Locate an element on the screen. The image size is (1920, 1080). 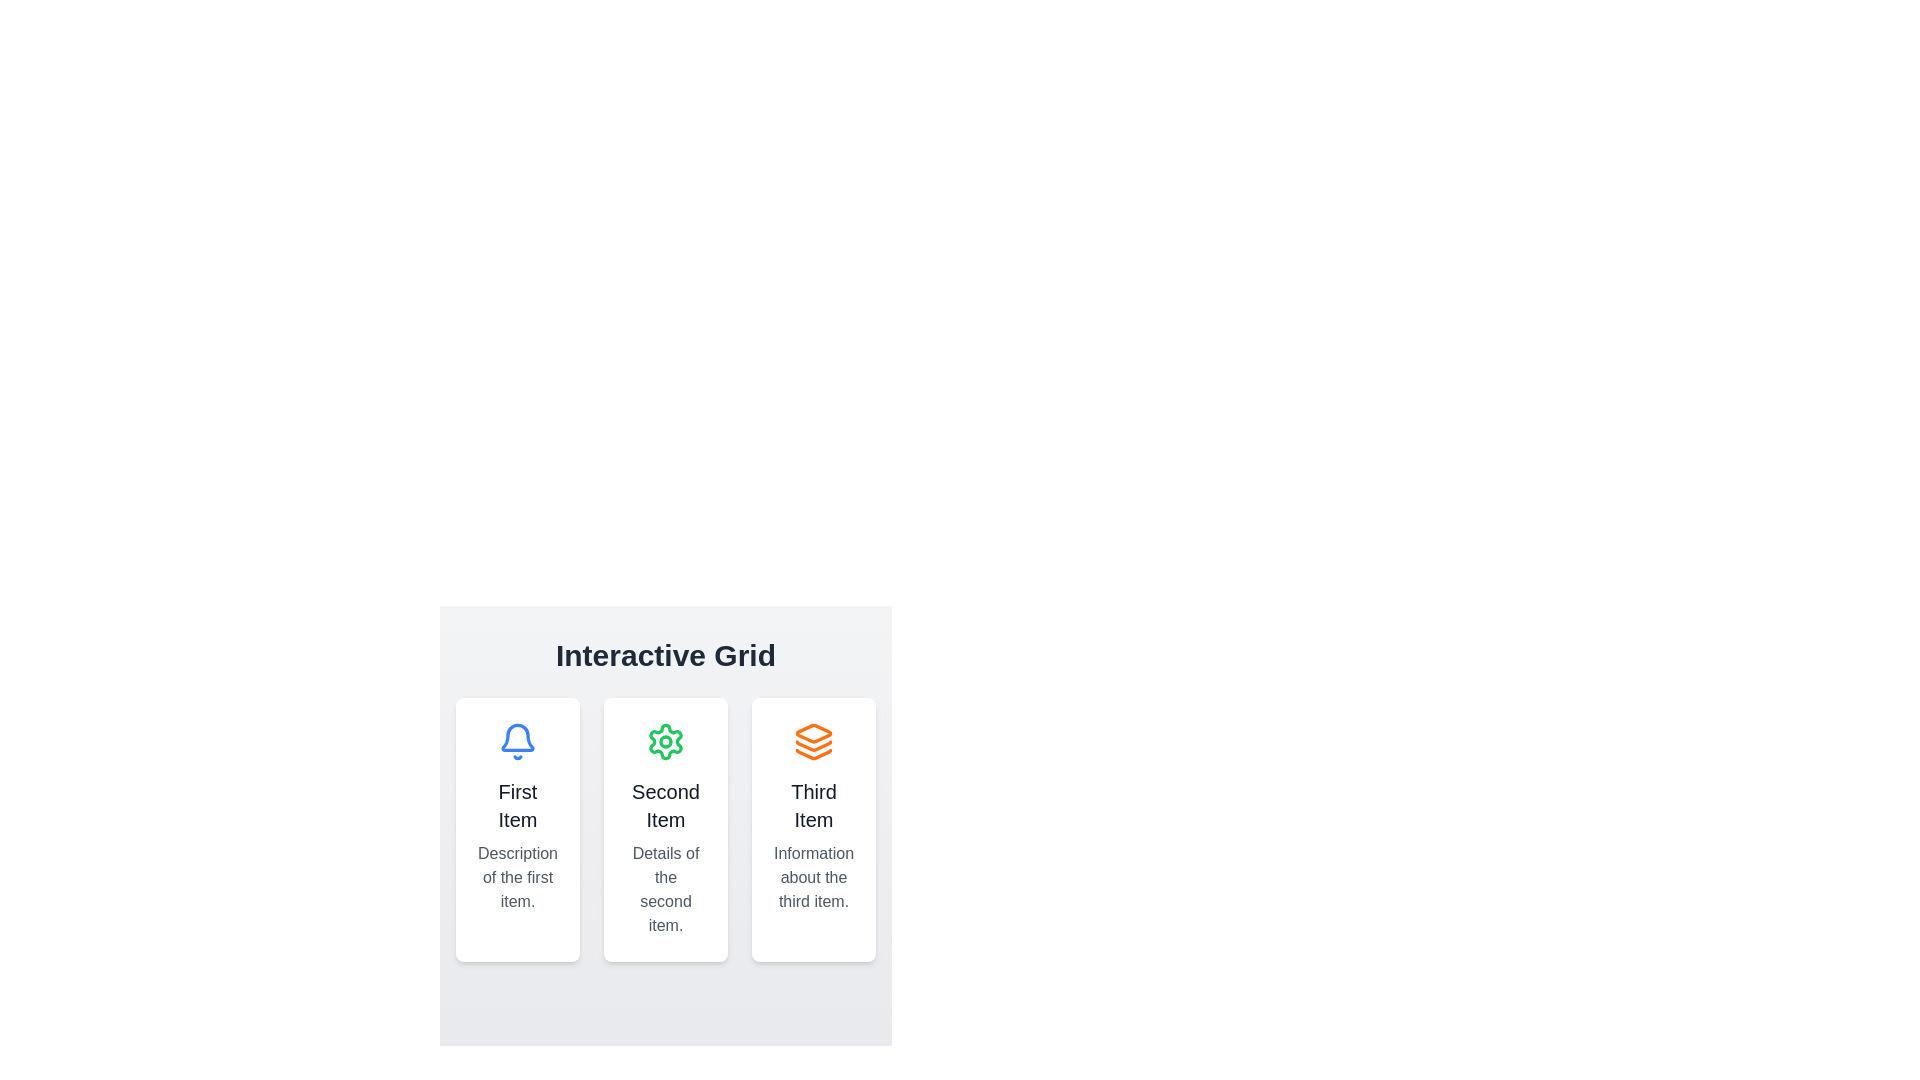
the green cogwheel-like icon located in the center of the icon slot within the 'Second Item' card is located at coordinates (666, 741).